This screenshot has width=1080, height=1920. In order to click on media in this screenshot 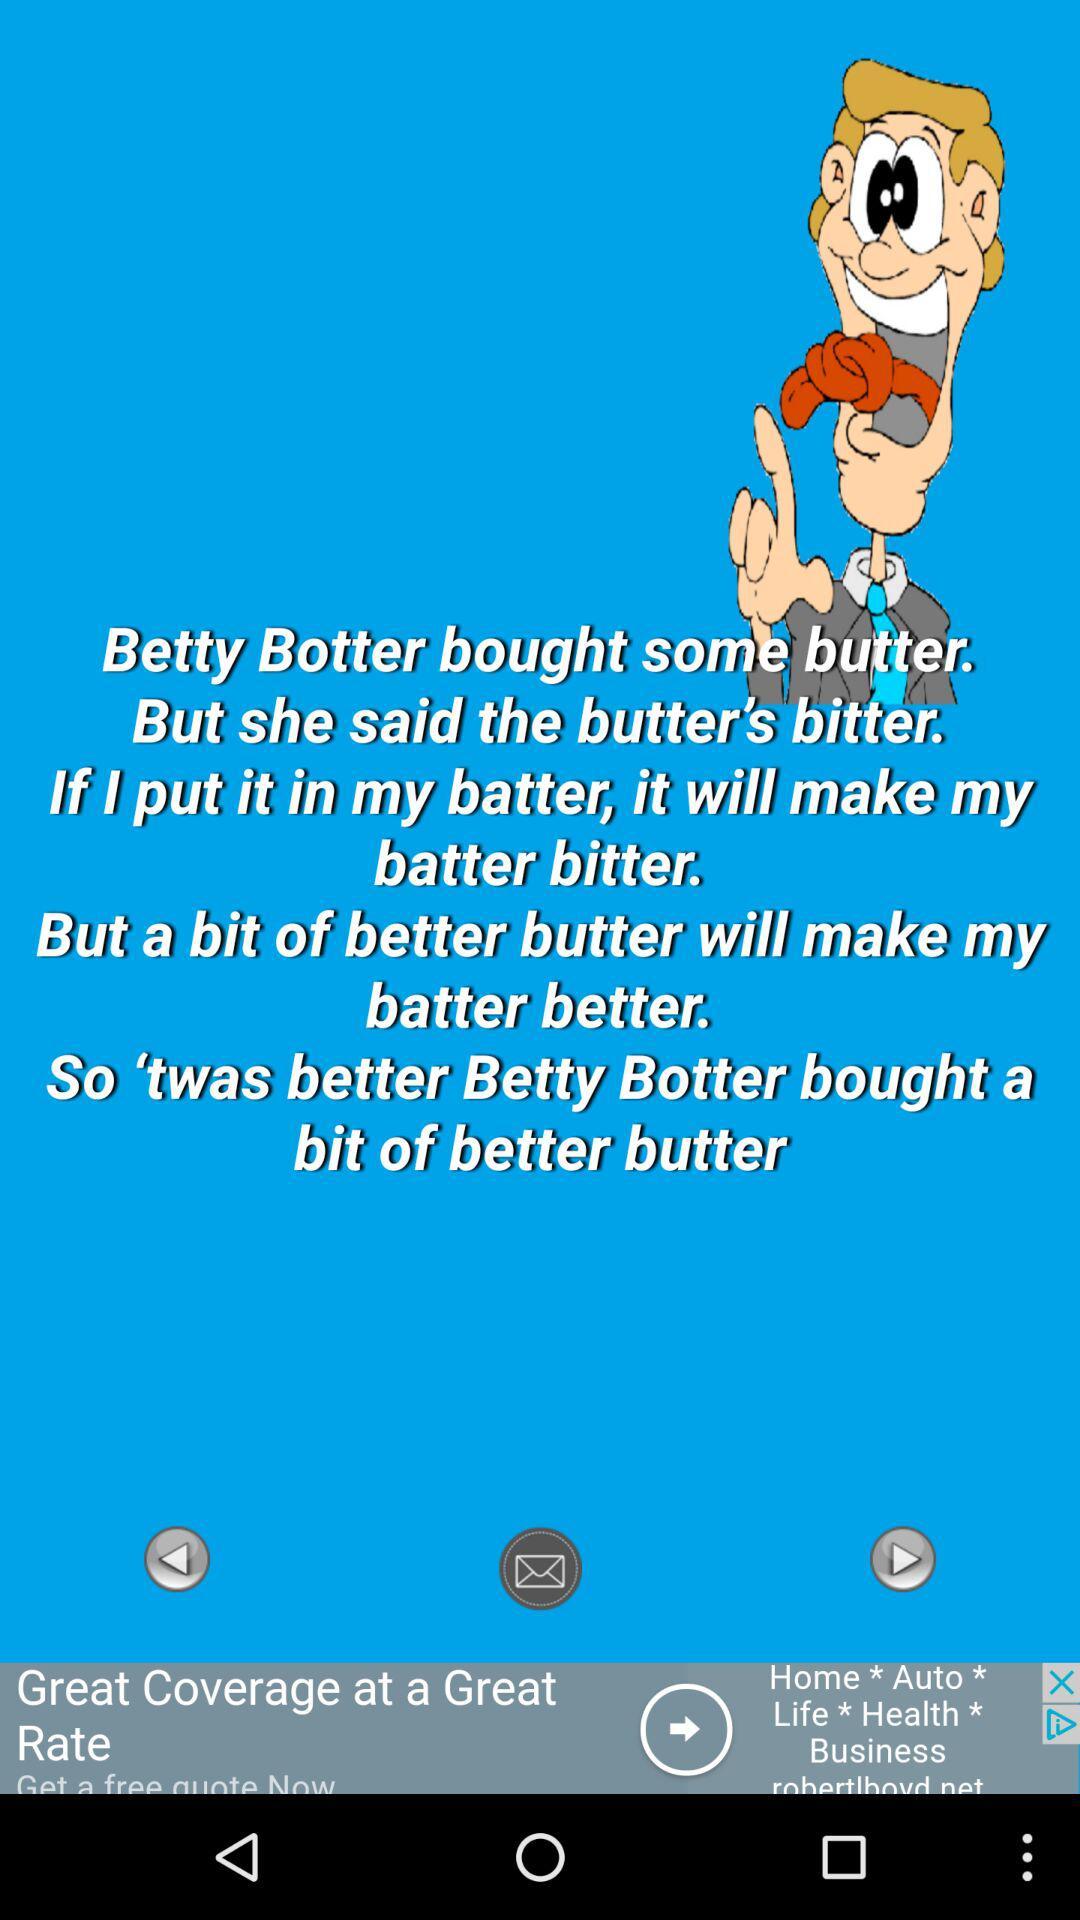, I will do `click(902, 1651)`.